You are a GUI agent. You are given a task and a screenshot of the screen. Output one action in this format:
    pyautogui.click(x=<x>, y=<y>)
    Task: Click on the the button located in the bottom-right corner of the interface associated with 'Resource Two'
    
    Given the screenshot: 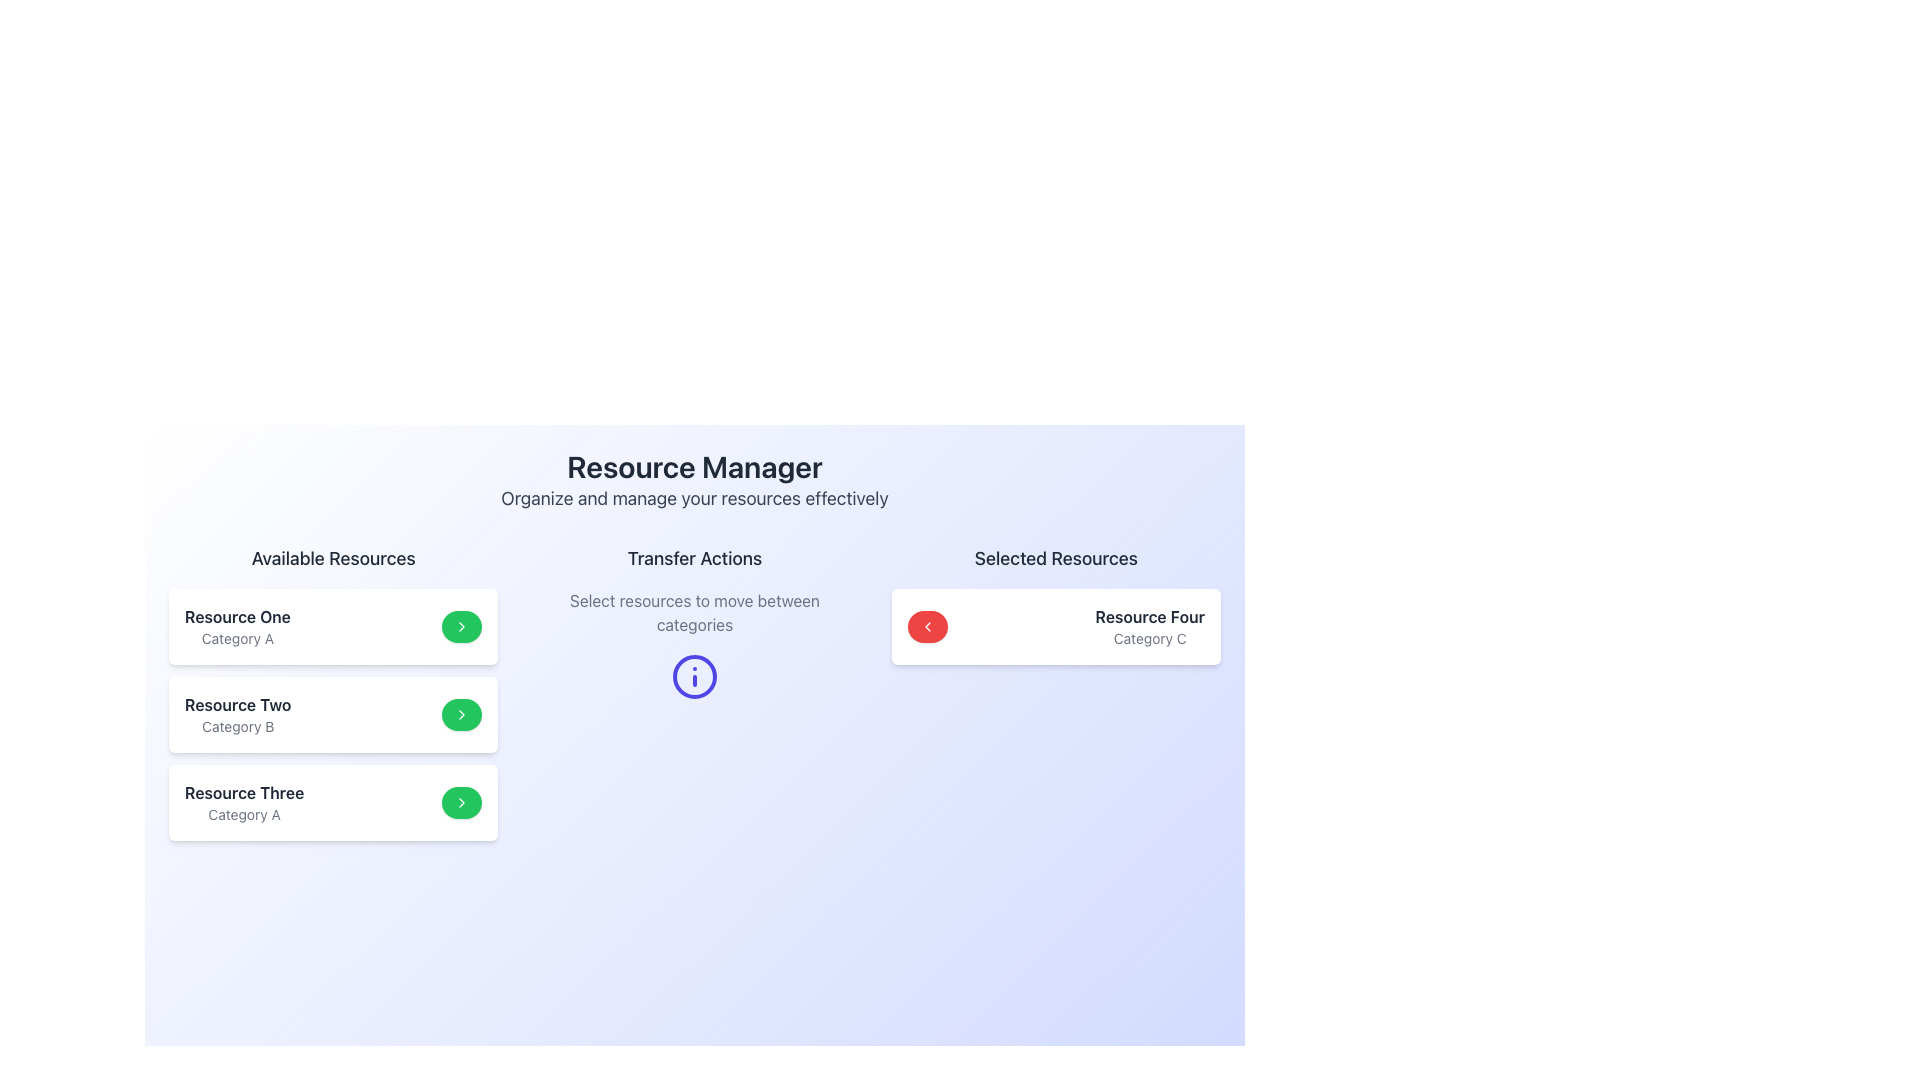 What is the action you would take?
    pyautogui.click(x=461, y=713)
    